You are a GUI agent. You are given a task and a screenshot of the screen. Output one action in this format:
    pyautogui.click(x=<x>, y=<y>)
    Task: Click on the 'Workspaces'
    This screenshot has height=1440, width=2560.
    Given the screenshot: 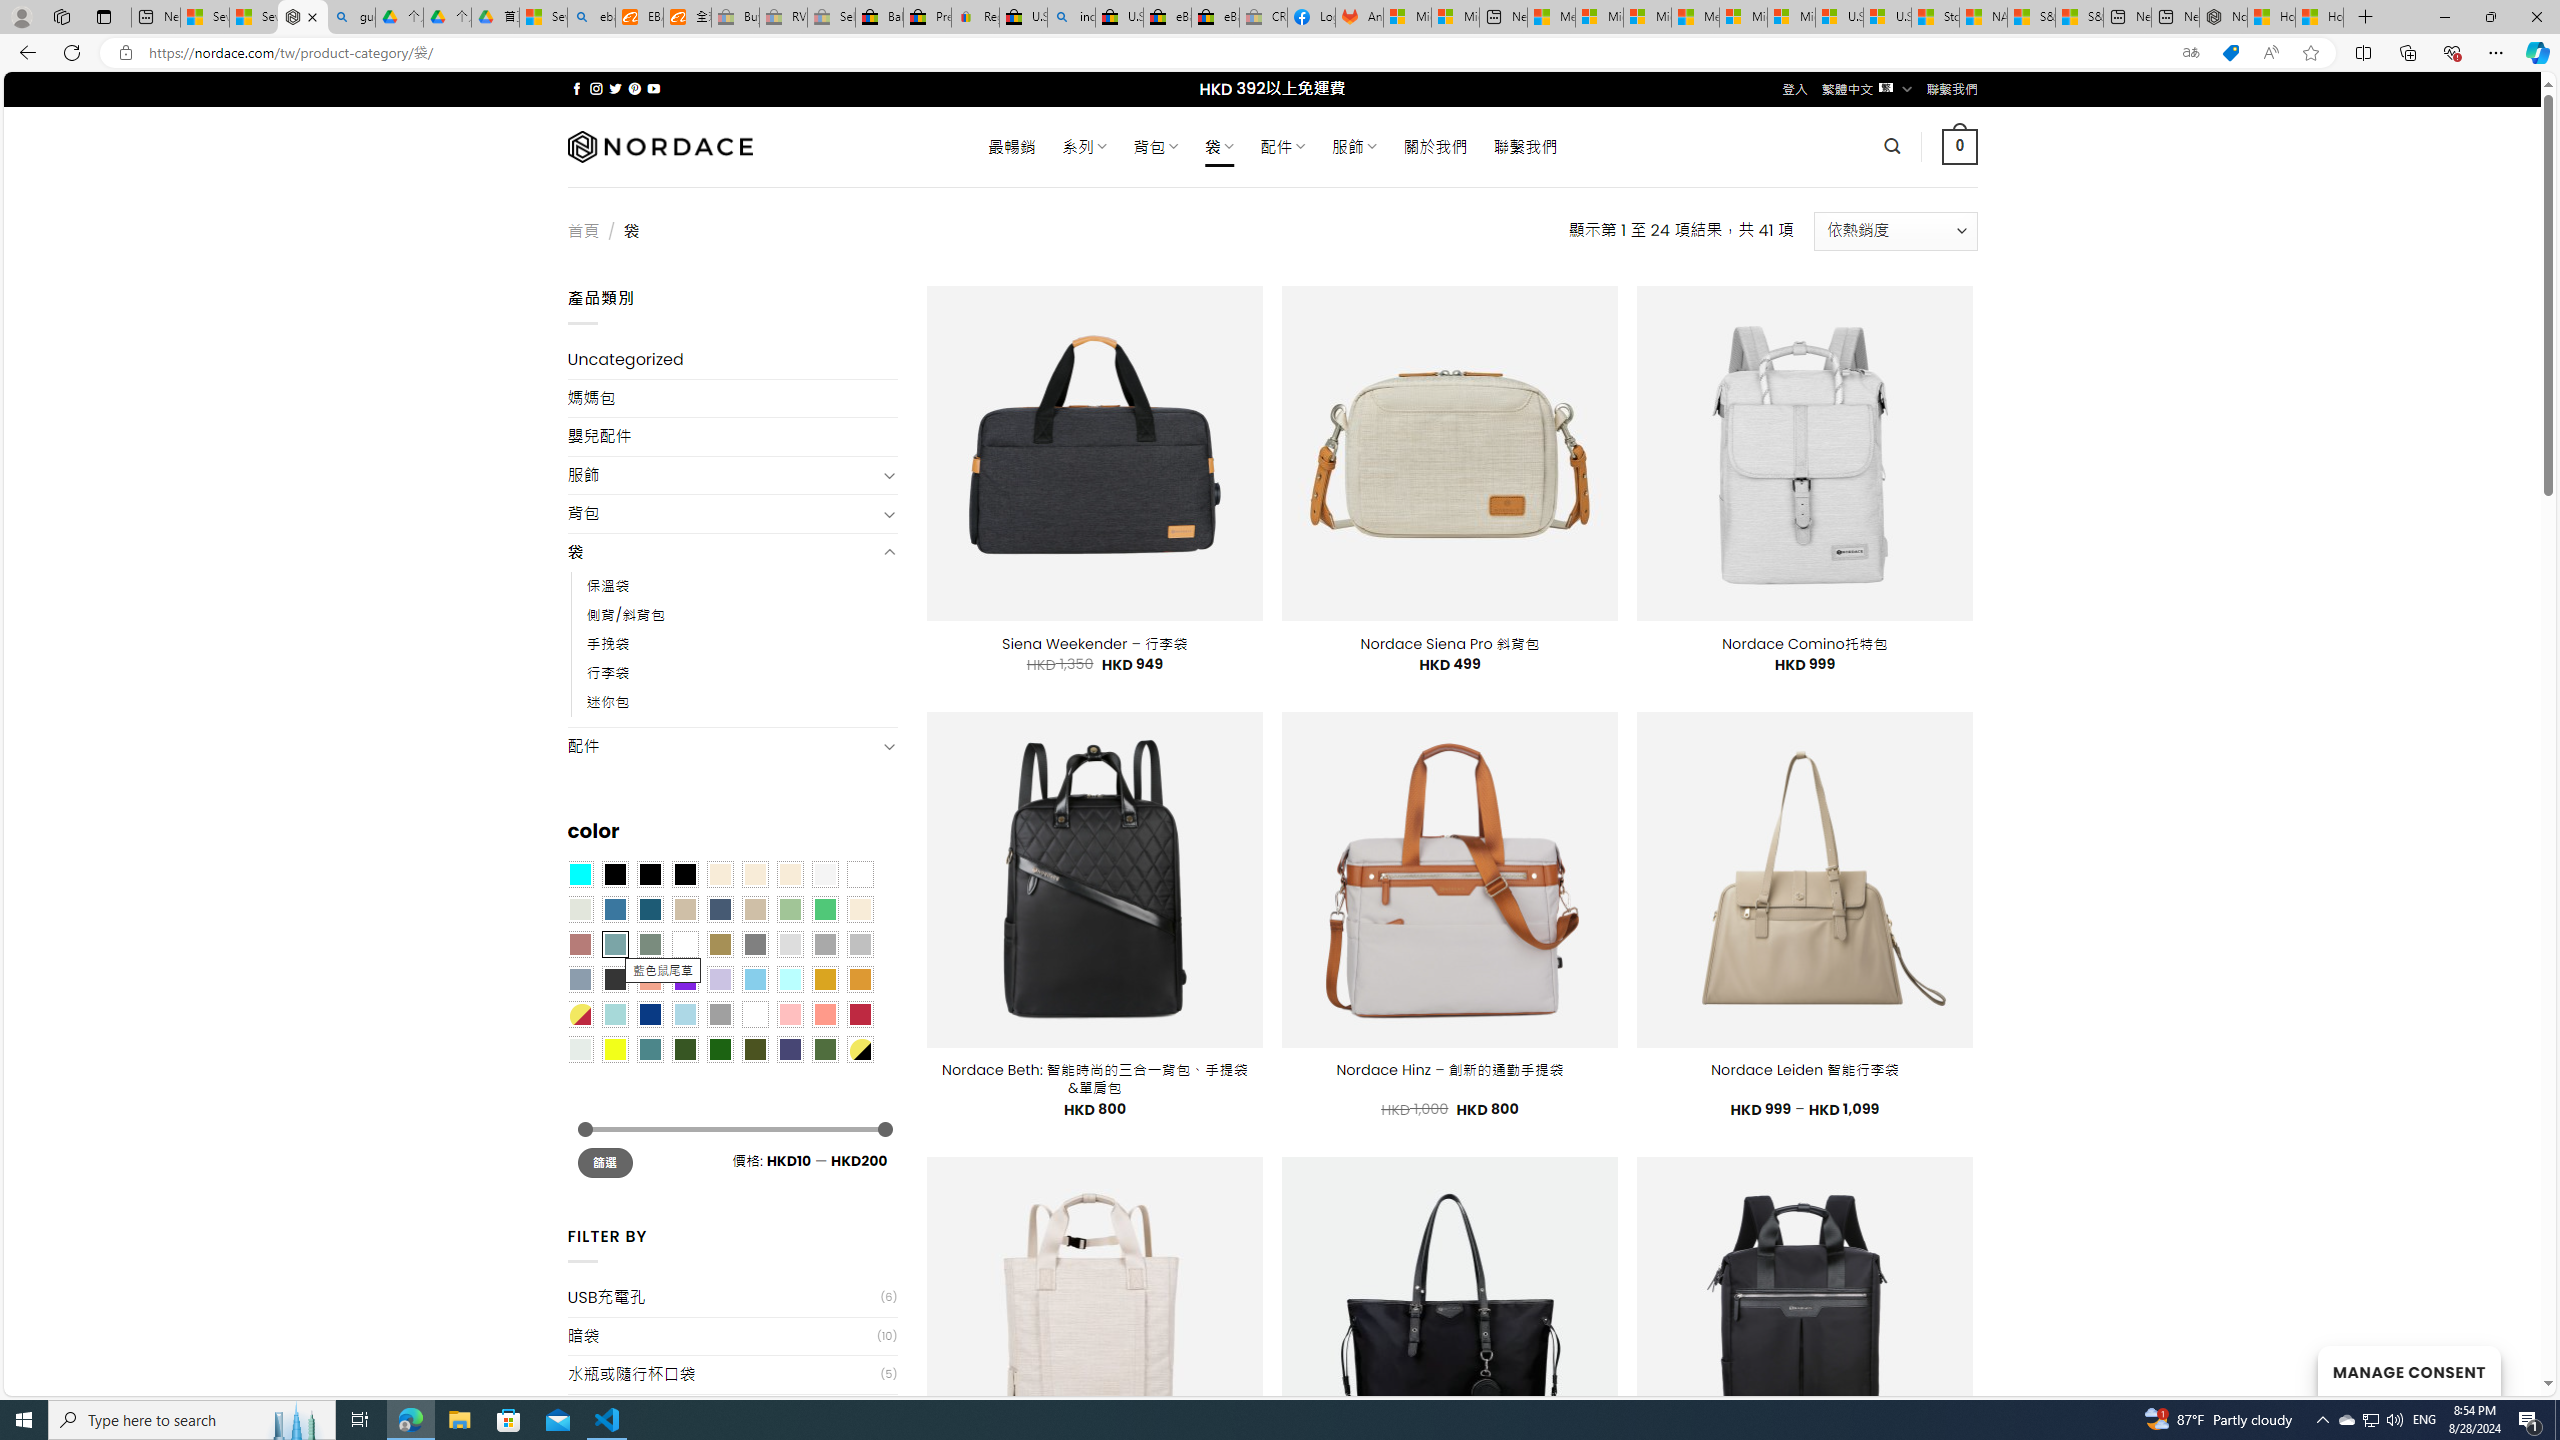 What is the action you would take?
    pyautogui.click(x=61, y=16)
    